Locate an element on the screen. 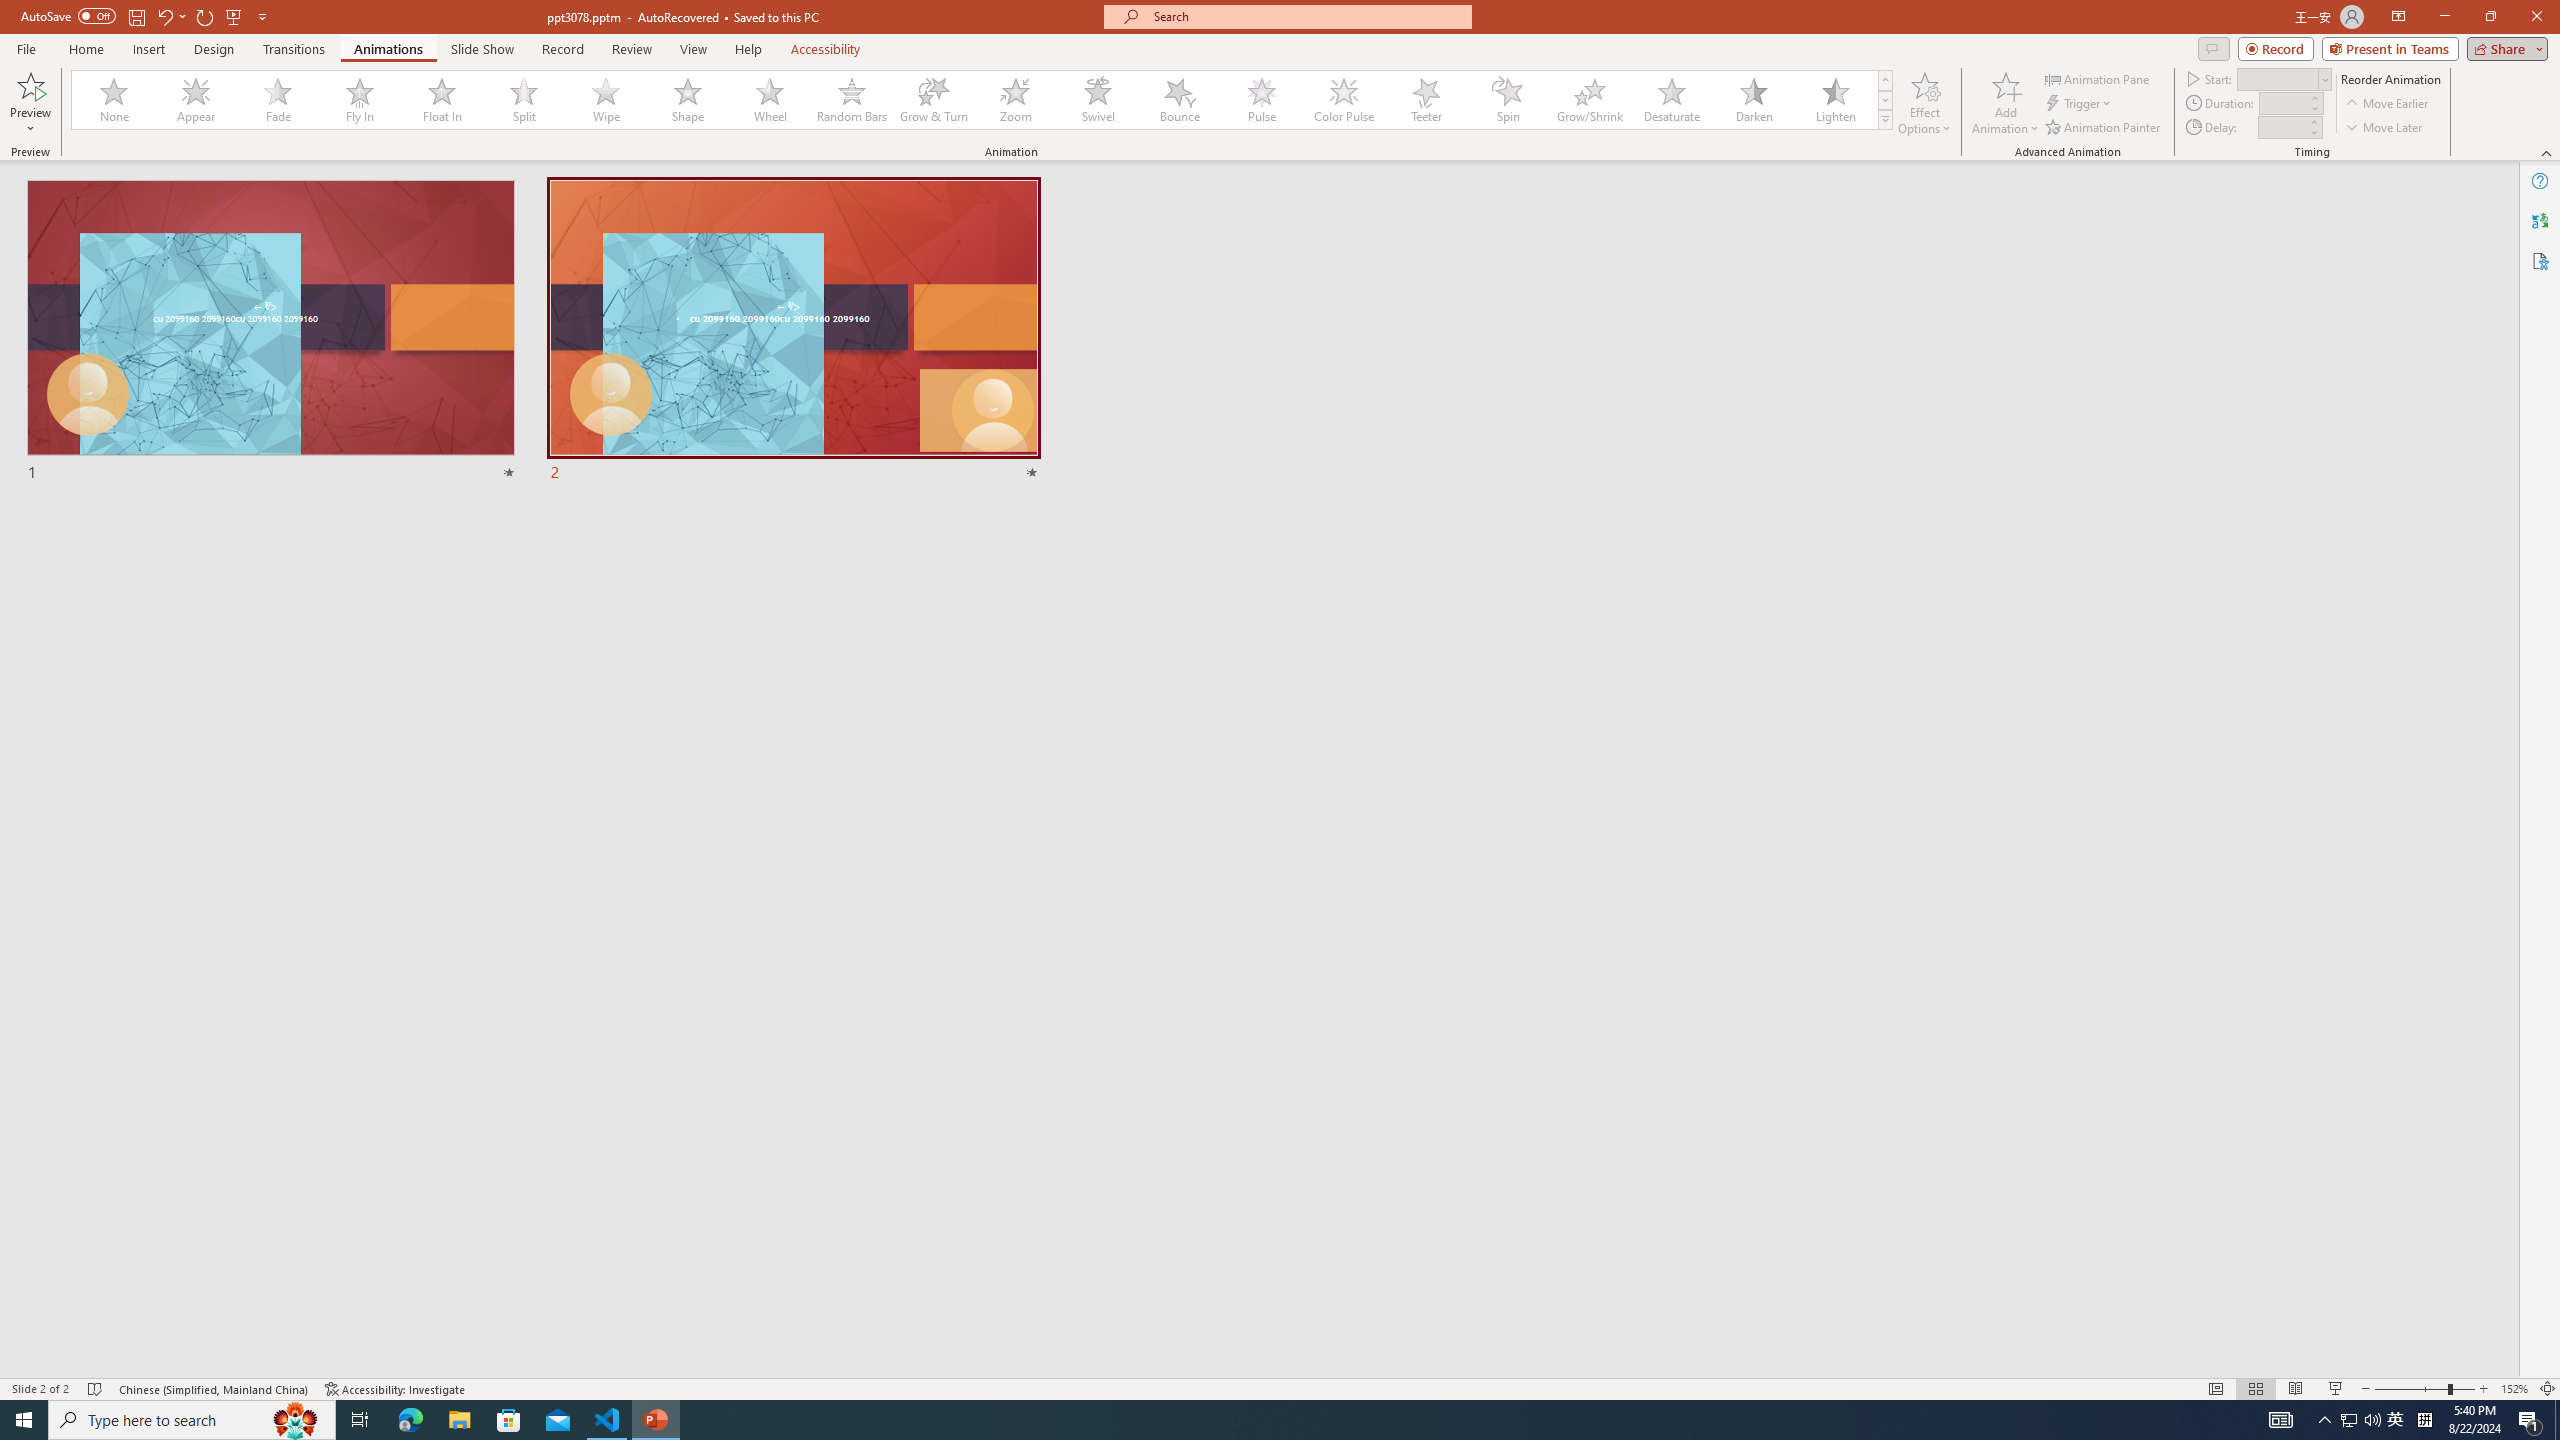  'Add Animation' is located at coordinates (2006, 103).